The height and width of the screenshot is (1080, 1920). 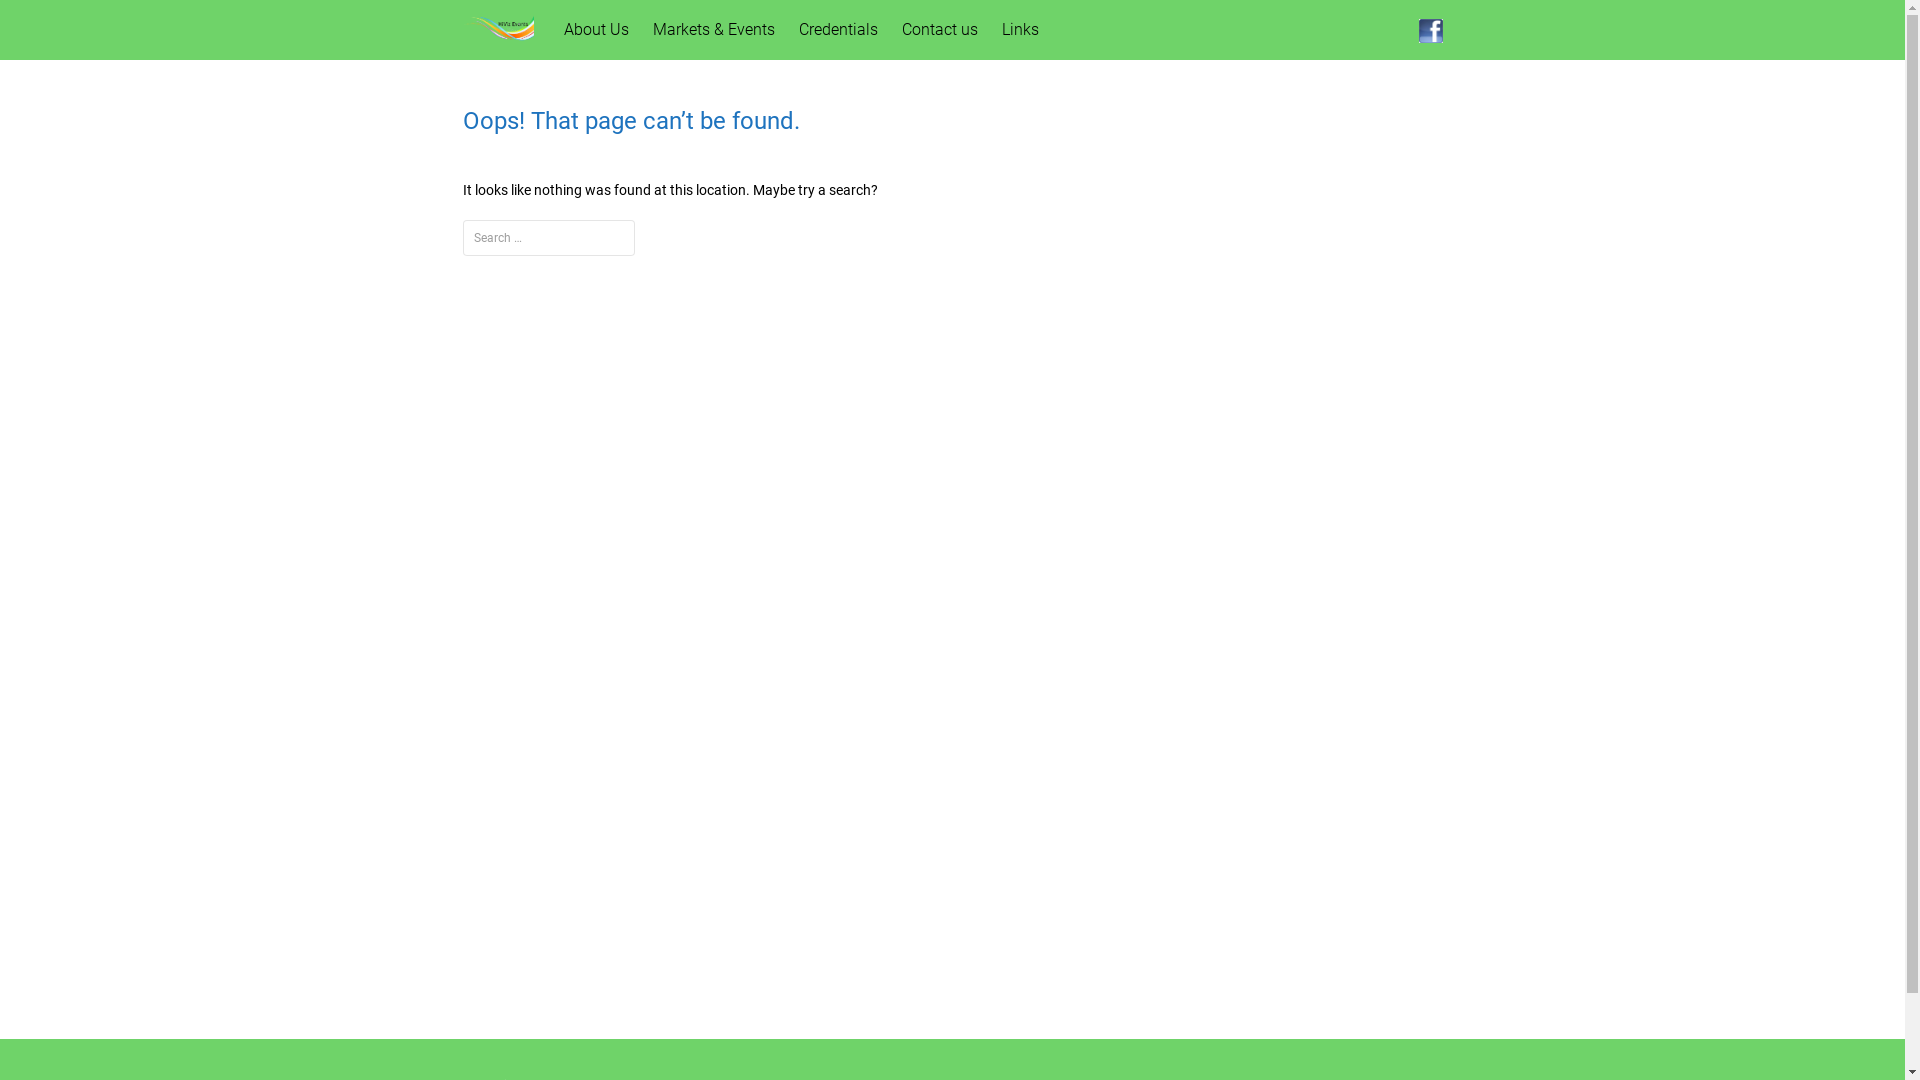 What do you see at coordinates (595, 30) in the screenshot?
I see `'About Us'` at bounding box center [595, 30].